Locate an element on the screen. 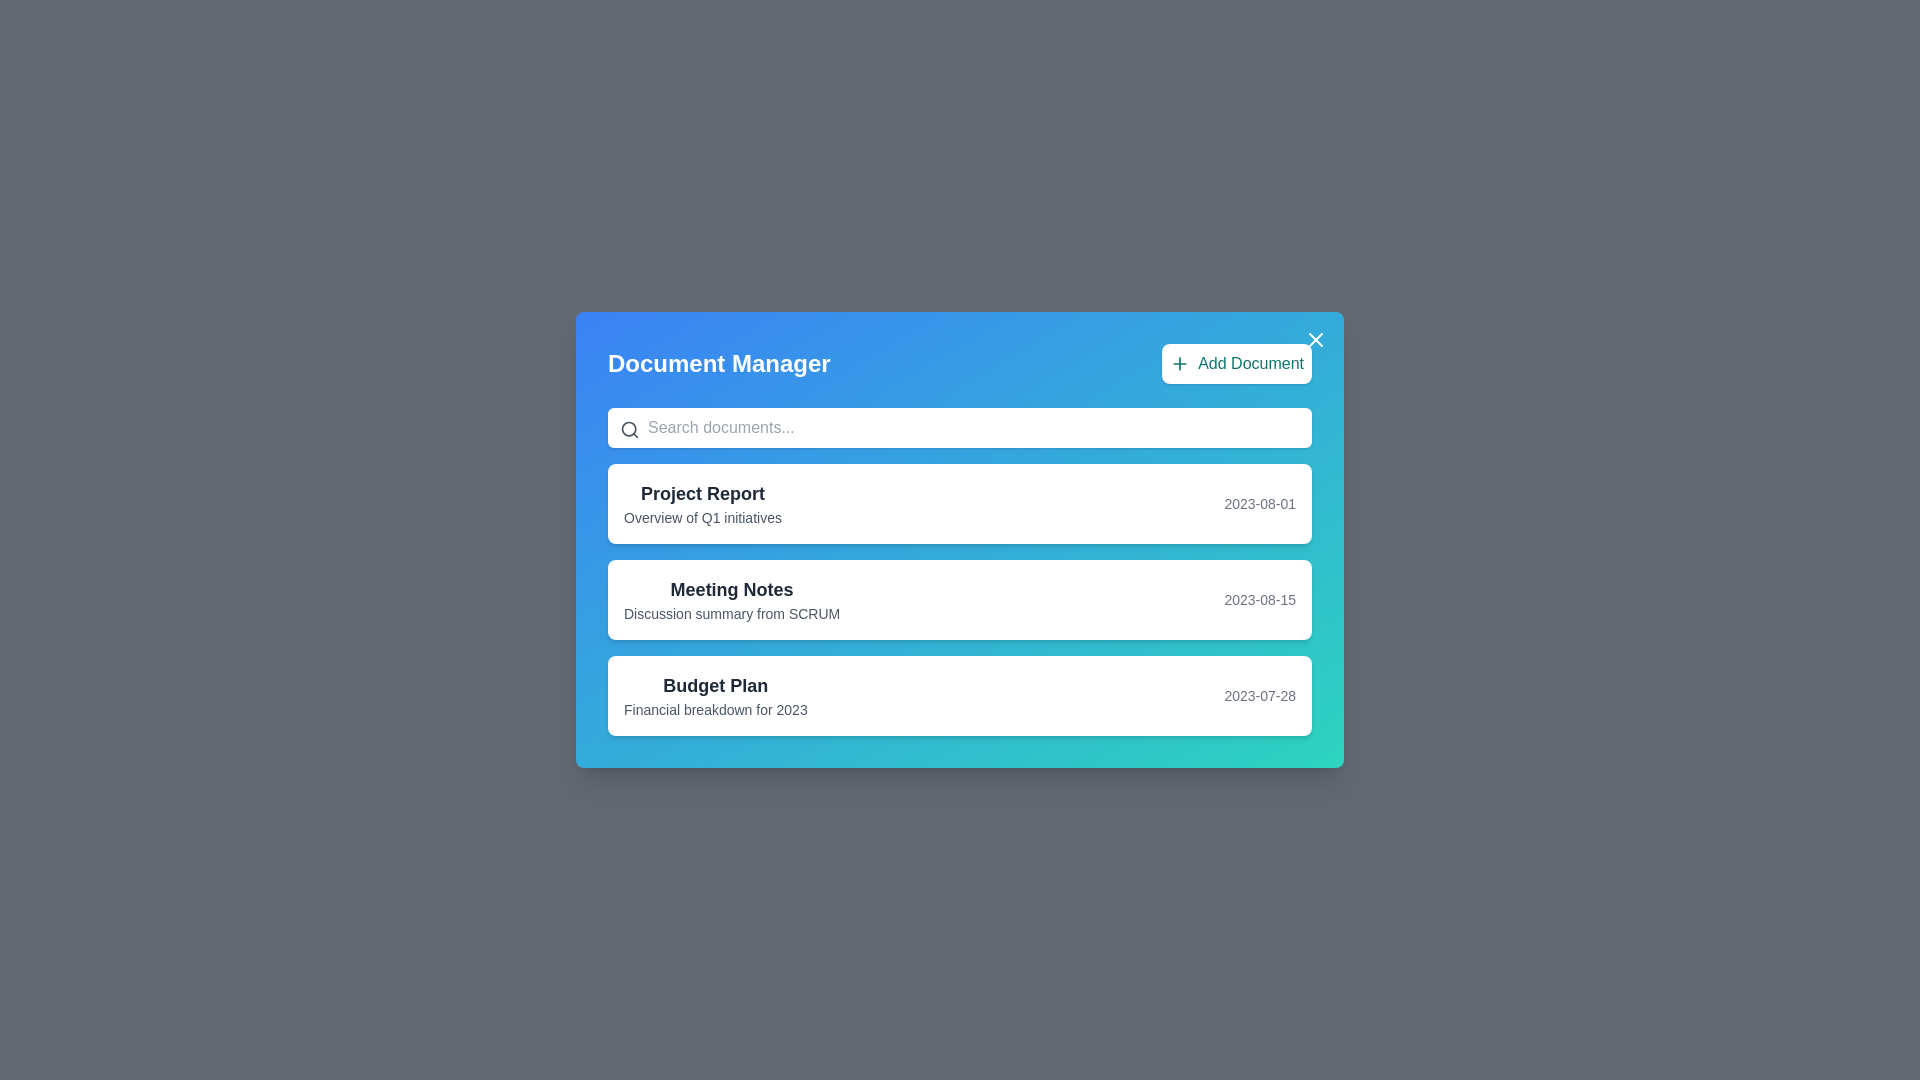 The image size is (1920, 1080). the document titled 'Project Report' is located at coordinates (960, 503).